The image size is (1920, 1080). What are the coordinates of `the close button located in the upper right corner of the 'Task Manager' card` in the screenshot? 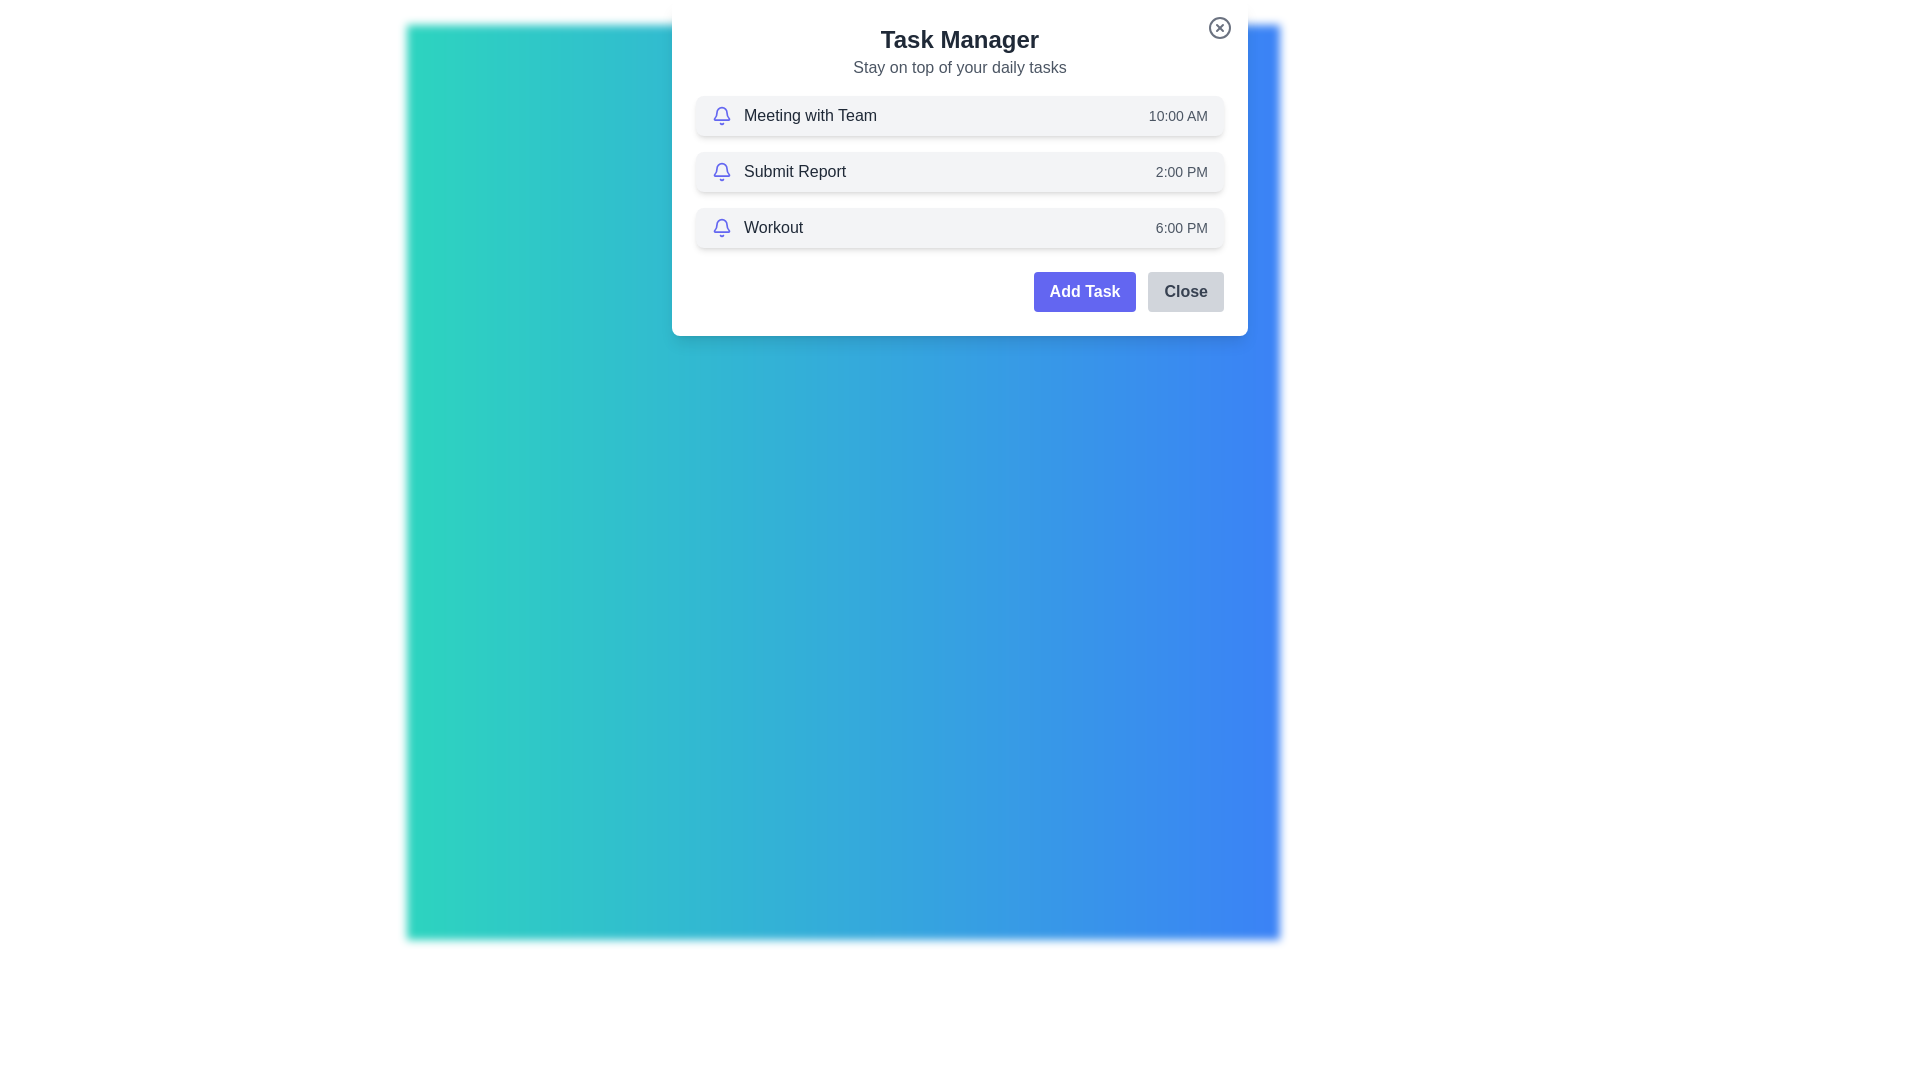 It's located at (1218, 27).